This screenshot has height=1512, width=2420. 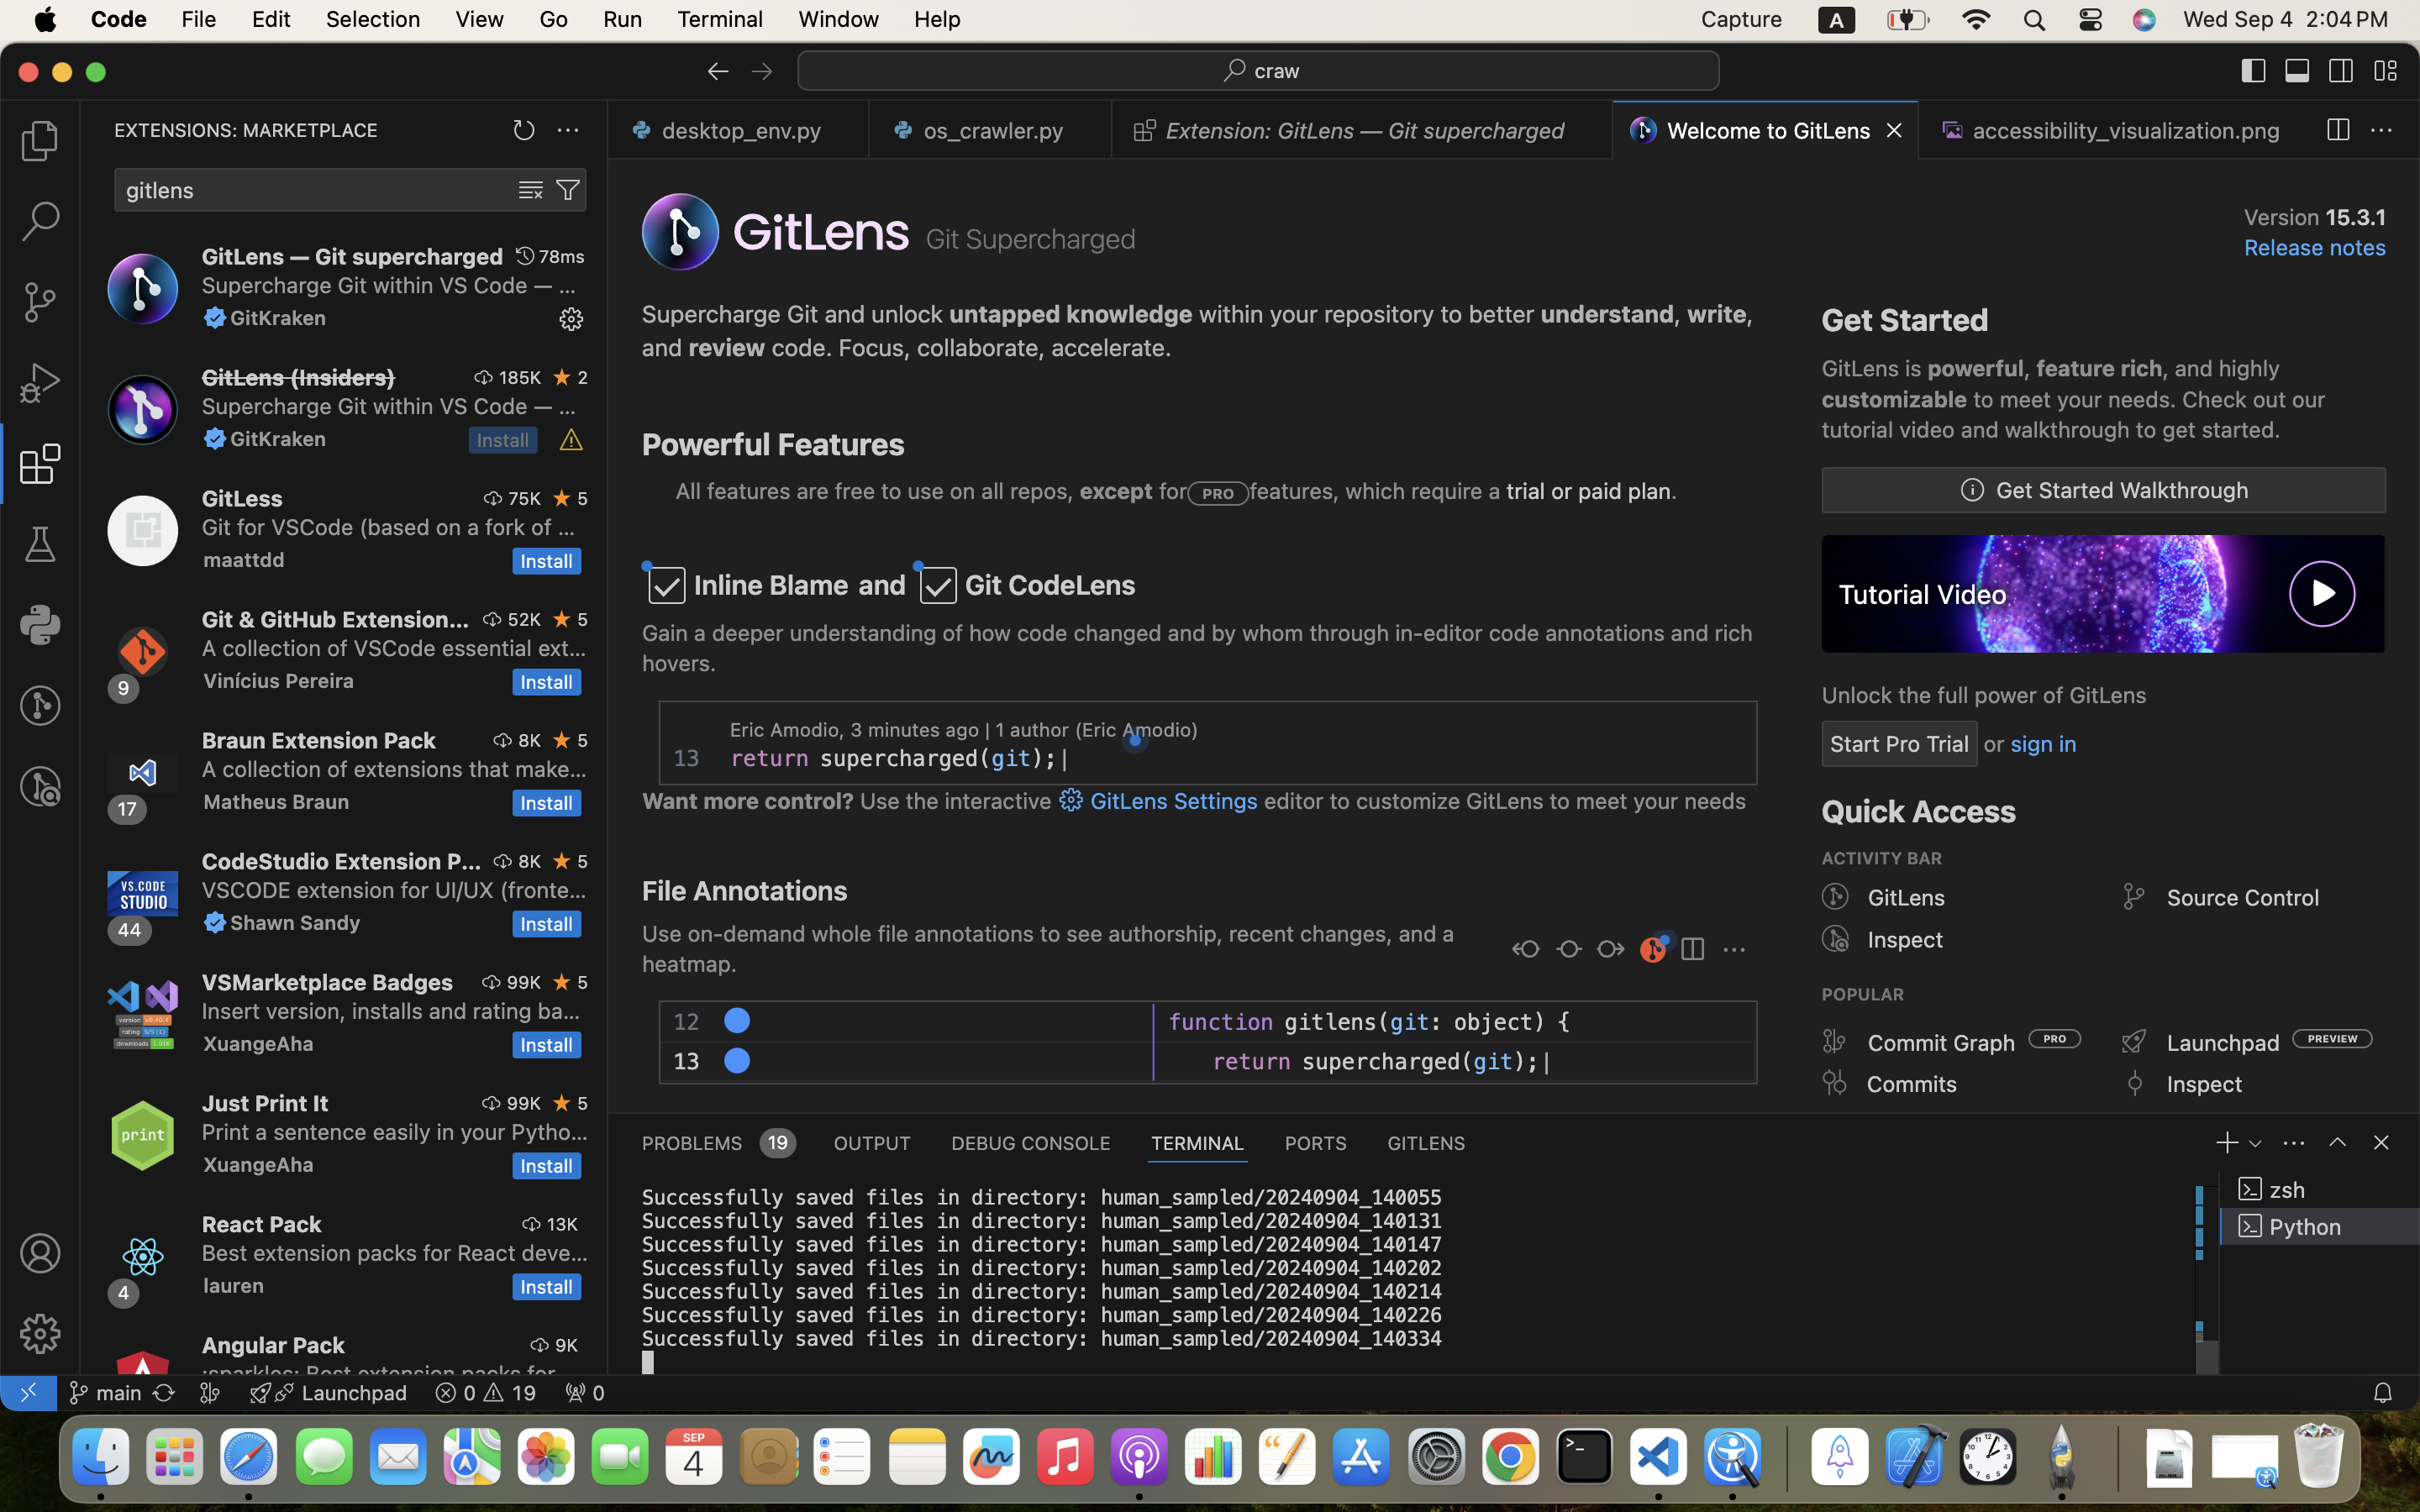 I want to click on 'Want more control?', so click(x=749, y=801).